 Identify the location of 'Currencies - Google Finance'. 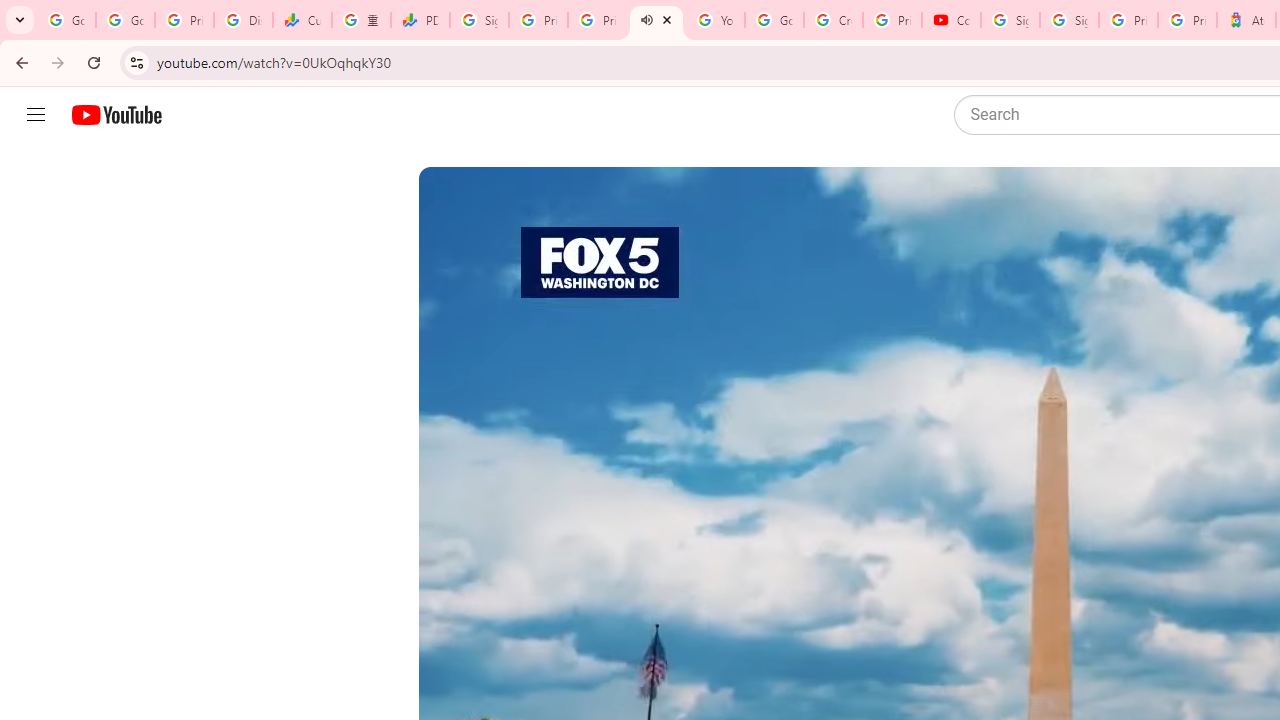
(301, 20).